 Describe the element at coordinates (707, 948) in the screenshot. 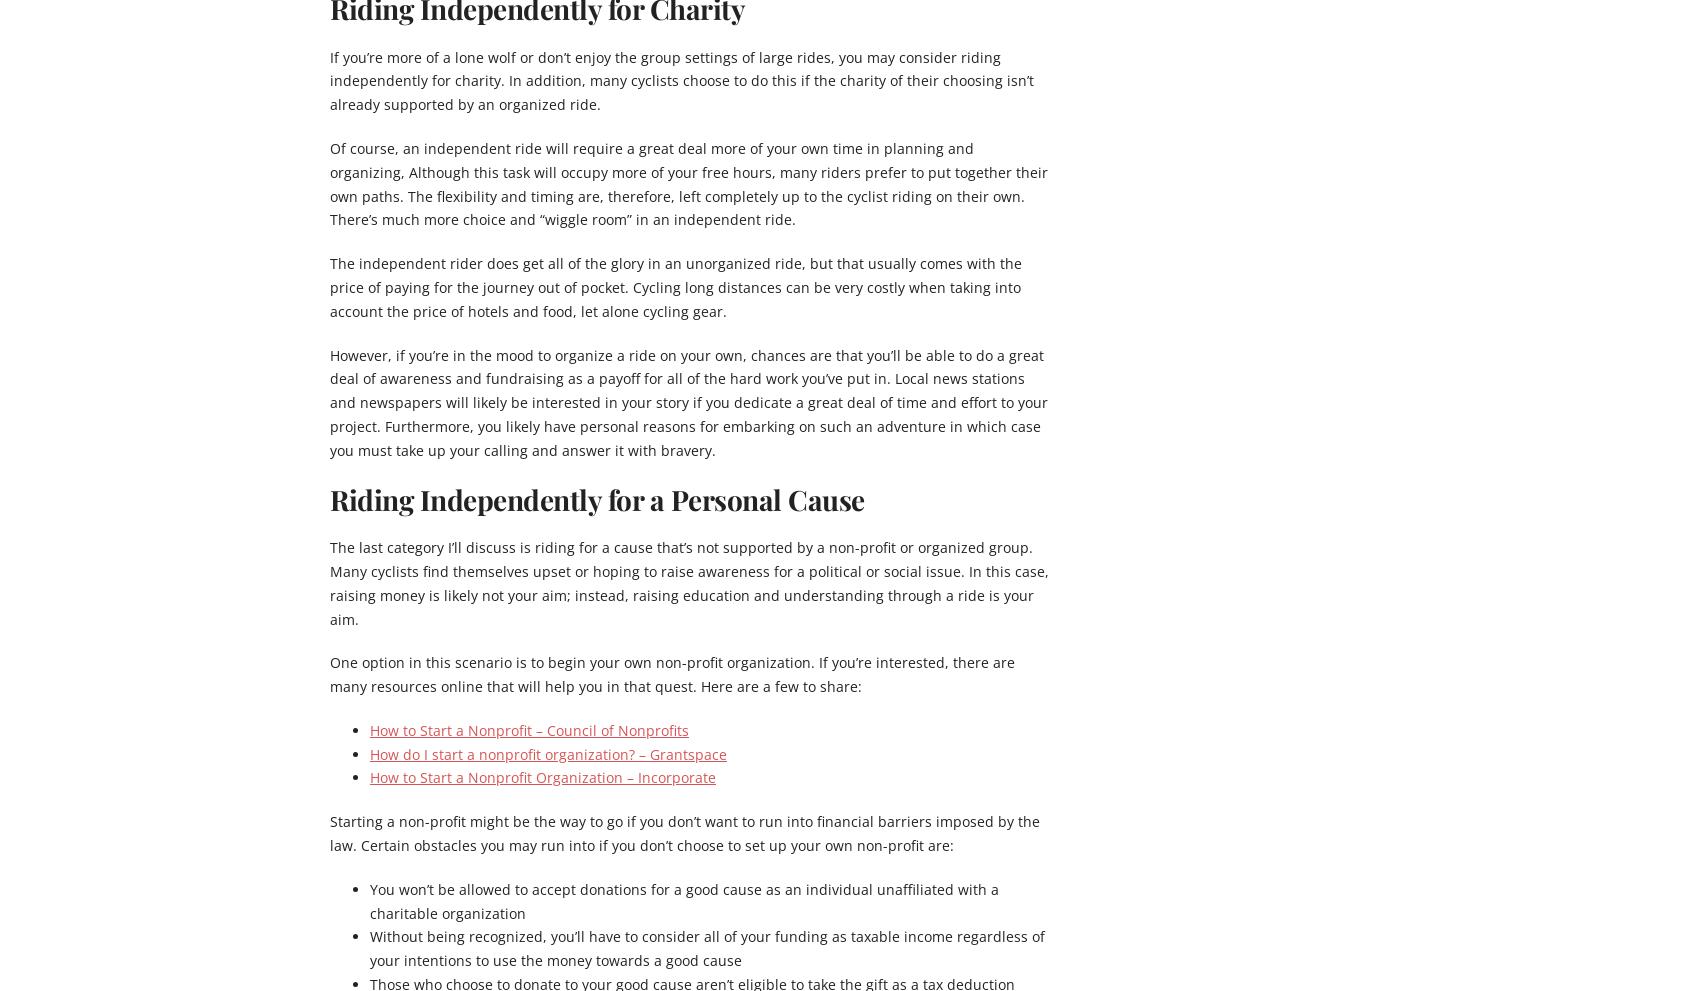

I see `'Without being recognized, you’ll have to consider all of your funding as taxable income regardless of your intentions to use the money towards a good cause'` at that location.